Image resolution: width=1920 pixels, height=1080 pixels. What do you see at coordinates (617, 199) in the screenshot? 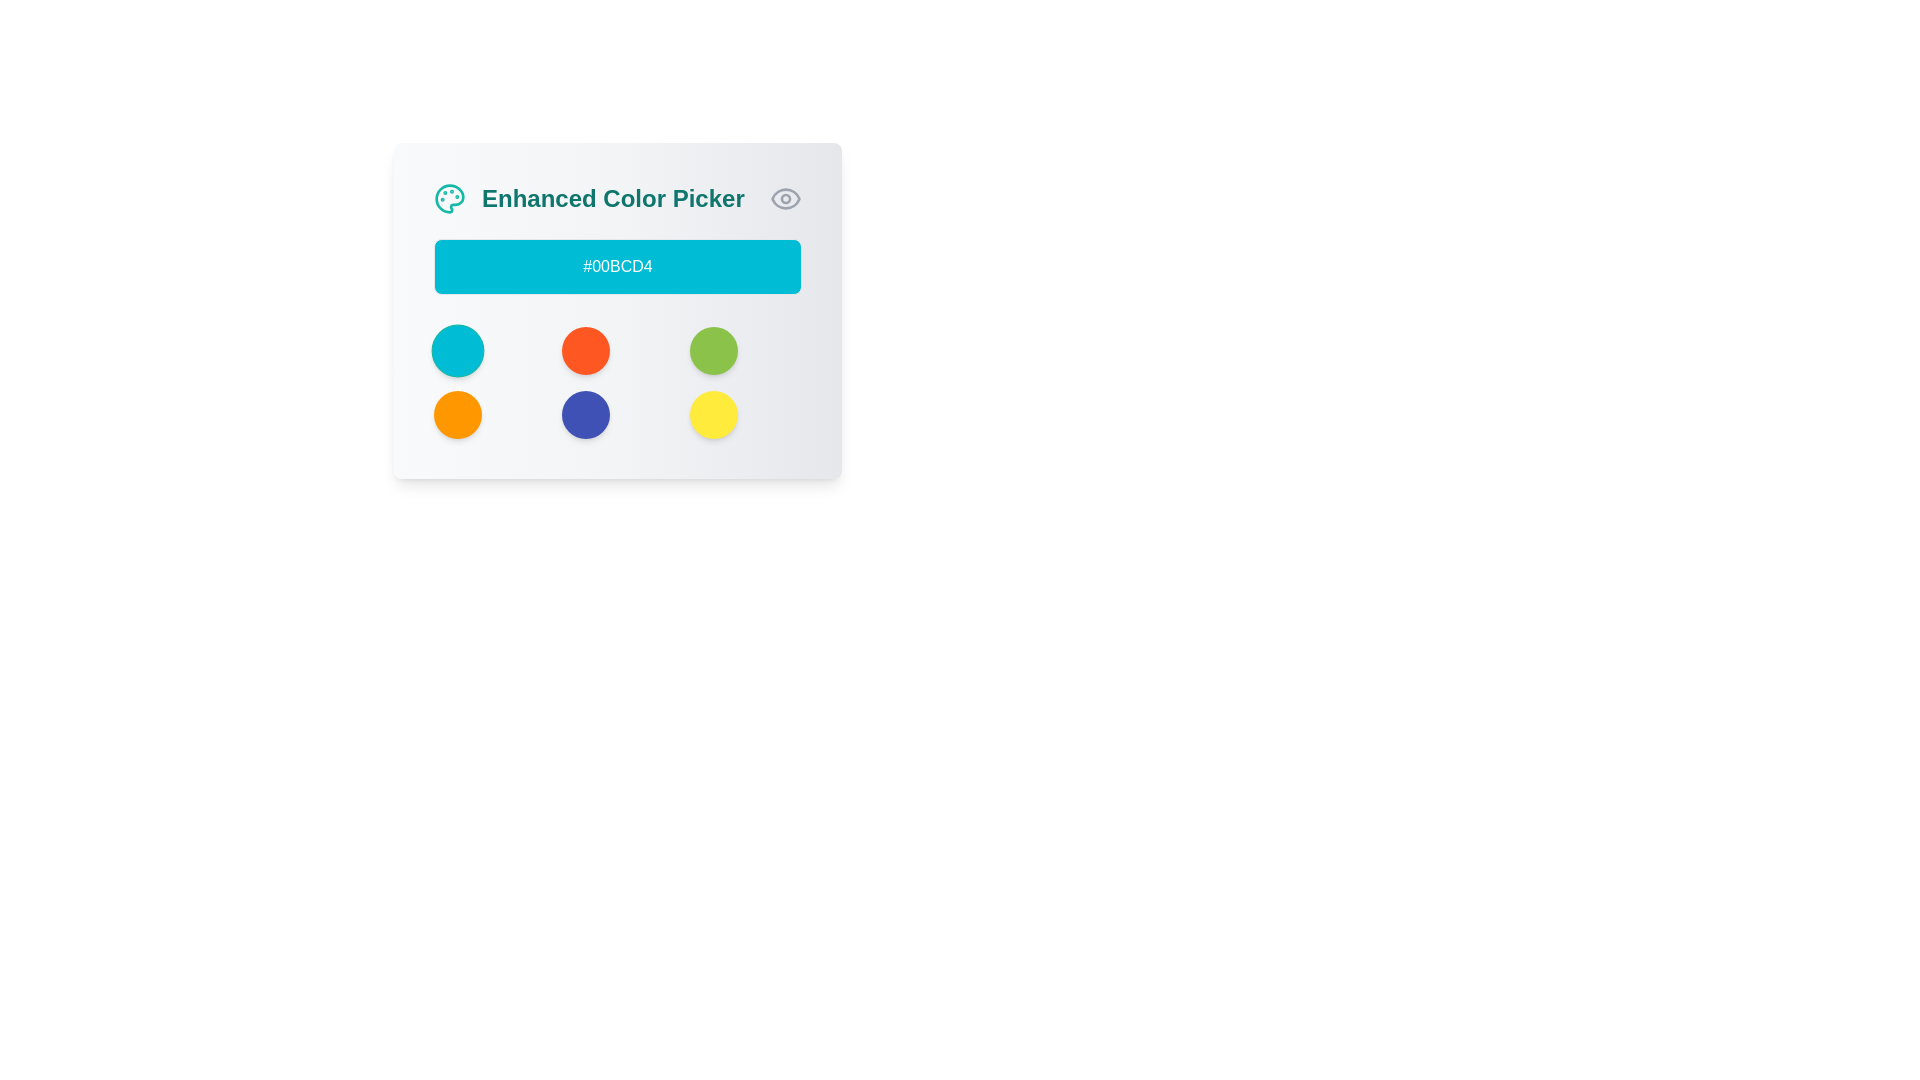
I see `the Header or Title with Icon that provides context about color selection functionality` at bounding box center [617, 199].